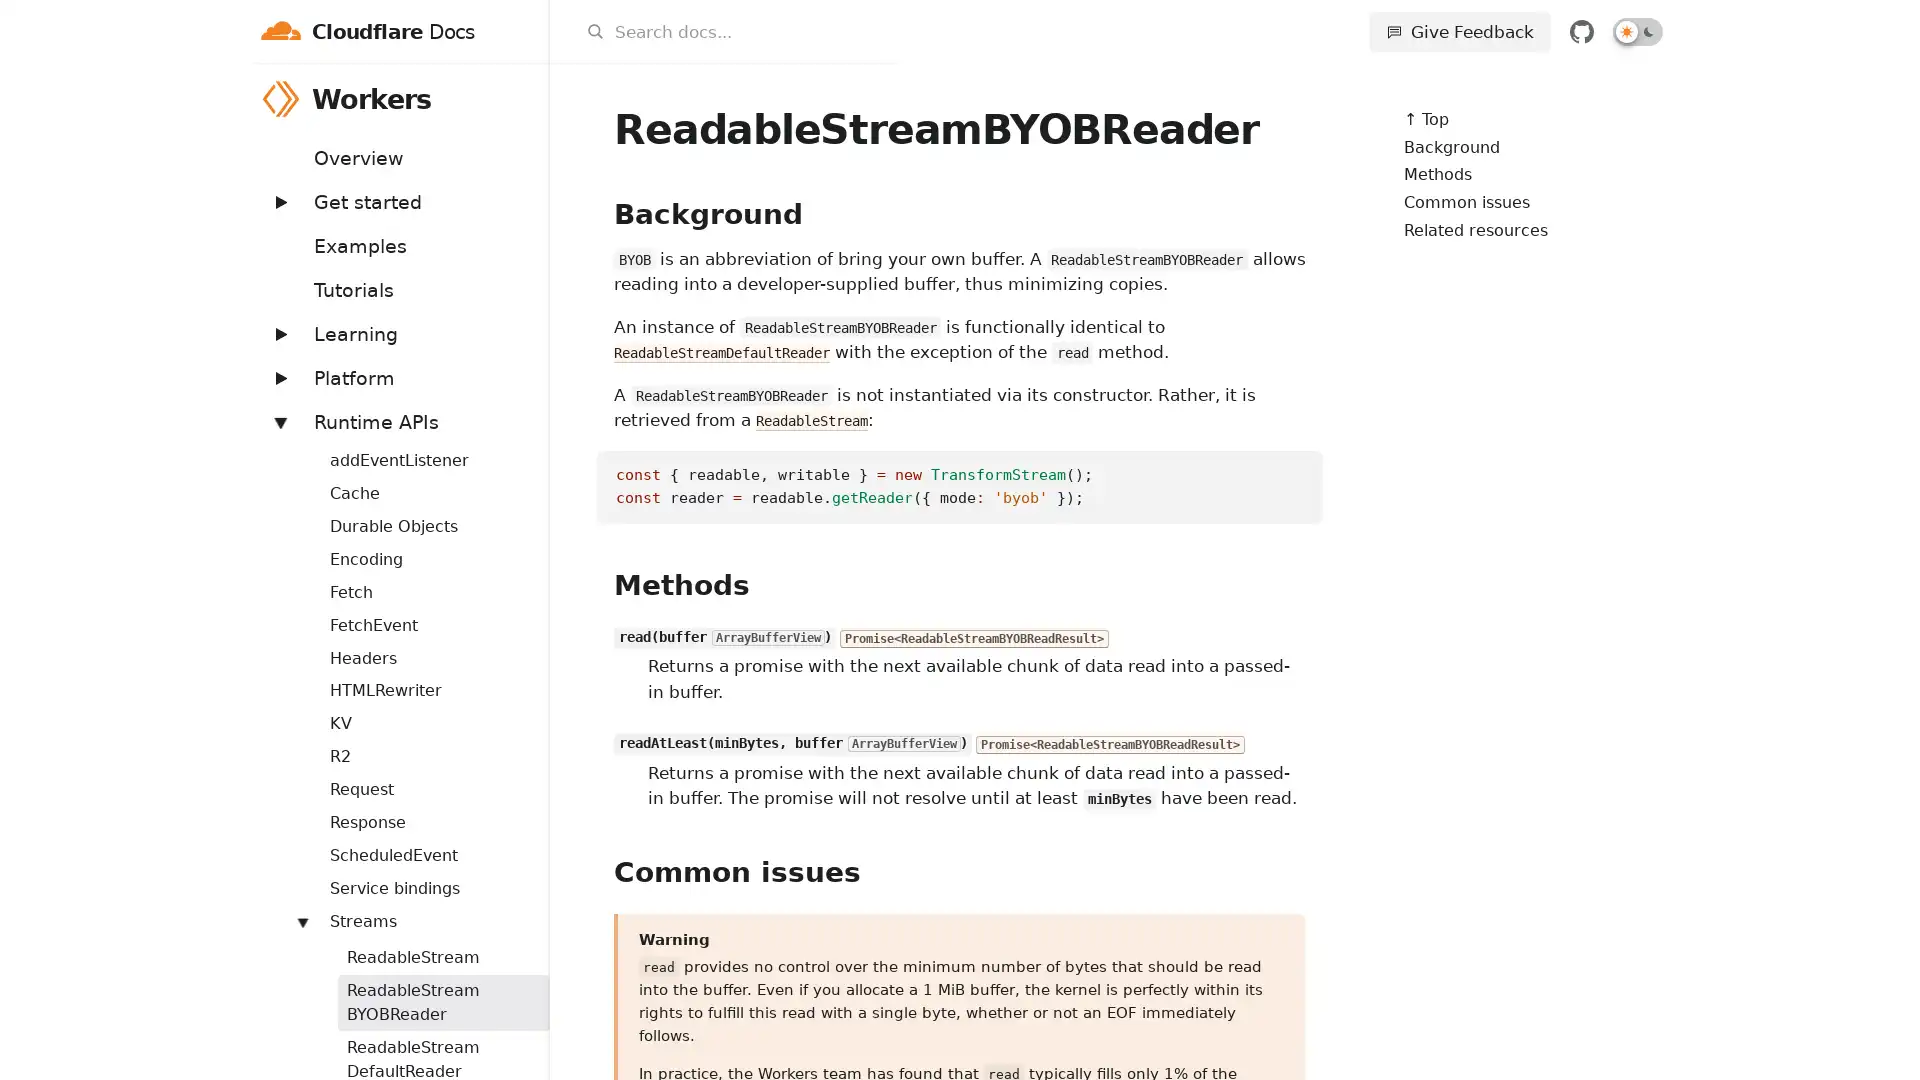  I want to click on Expand: Bindings, so click(291, 447).